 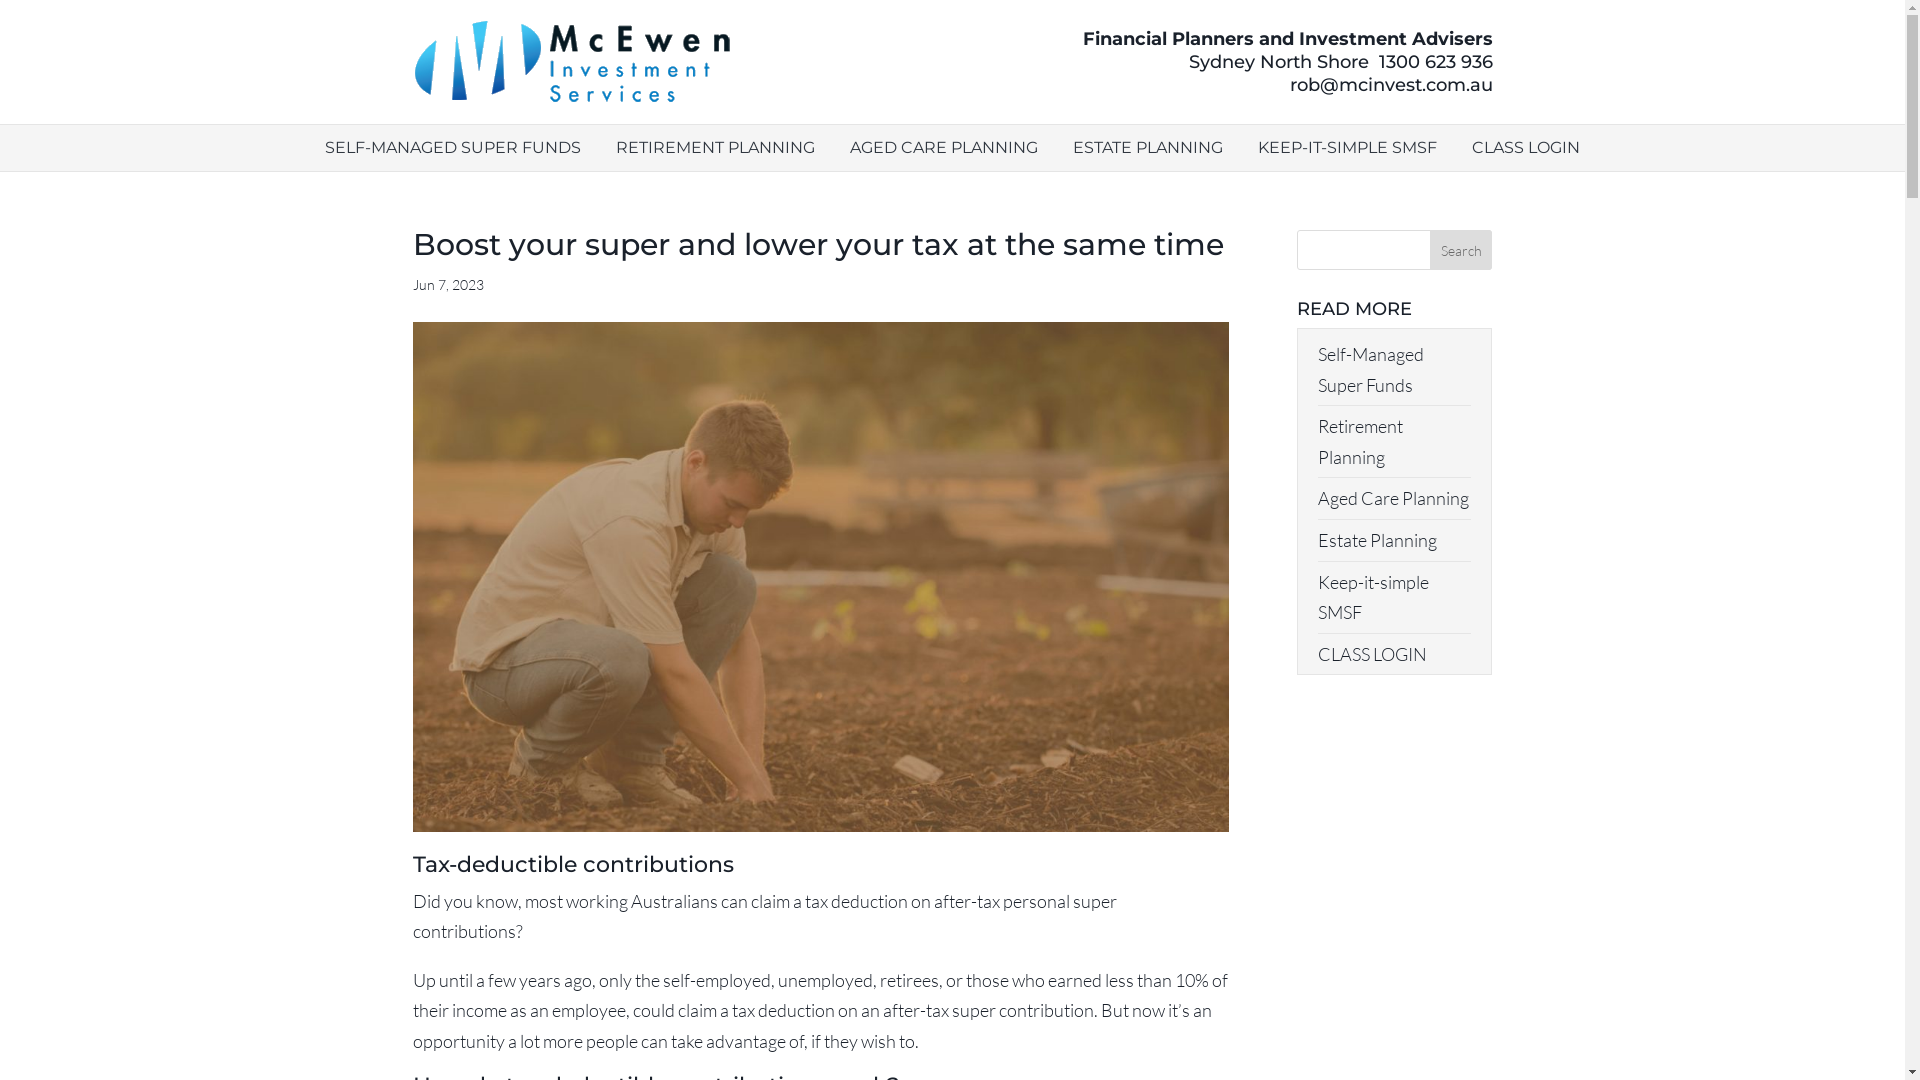 I want to click on 'Keep-it-simple SMSF', so click(x=1372, y=596).